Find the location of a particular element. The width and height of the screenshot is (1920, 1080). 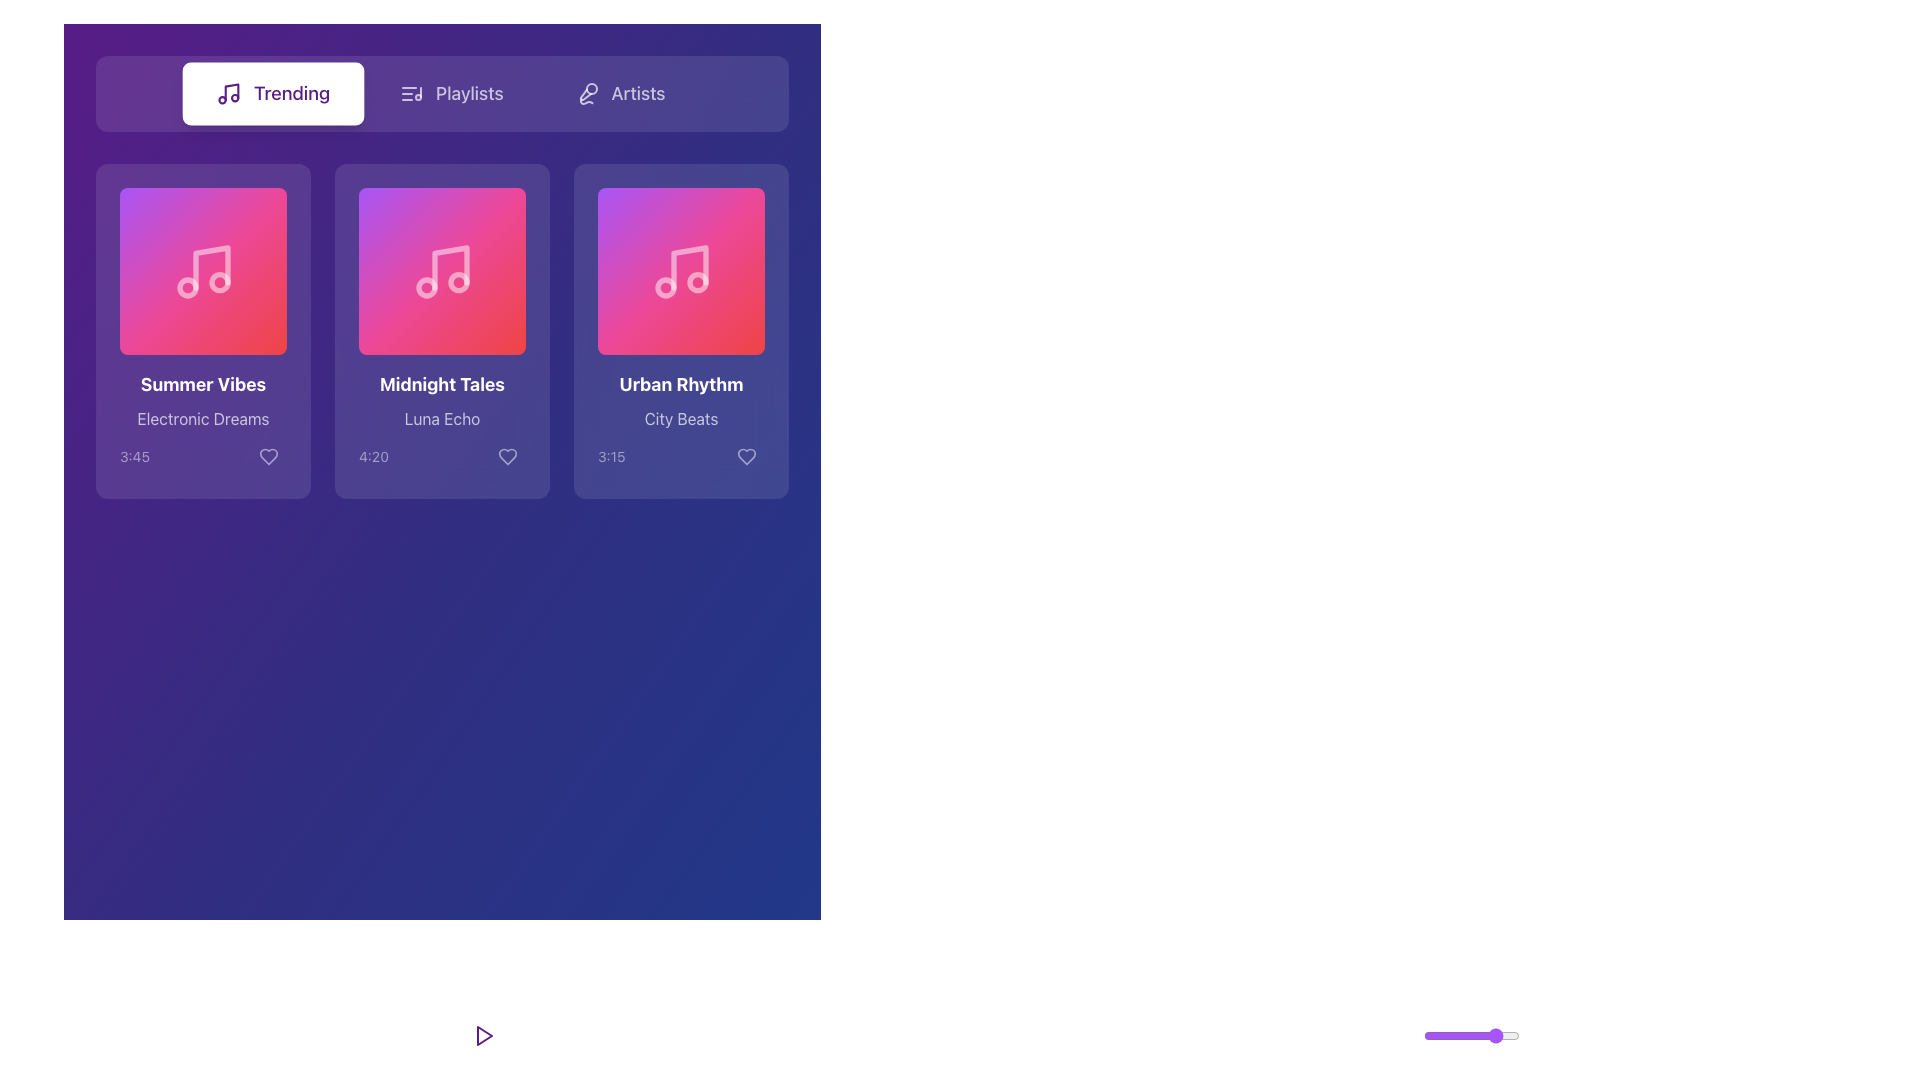

the music playlist icon located in the 'Playlists' section of the navigation bar, positioned to the left of the 'Playlists' label is located at coordinates (411, 93).